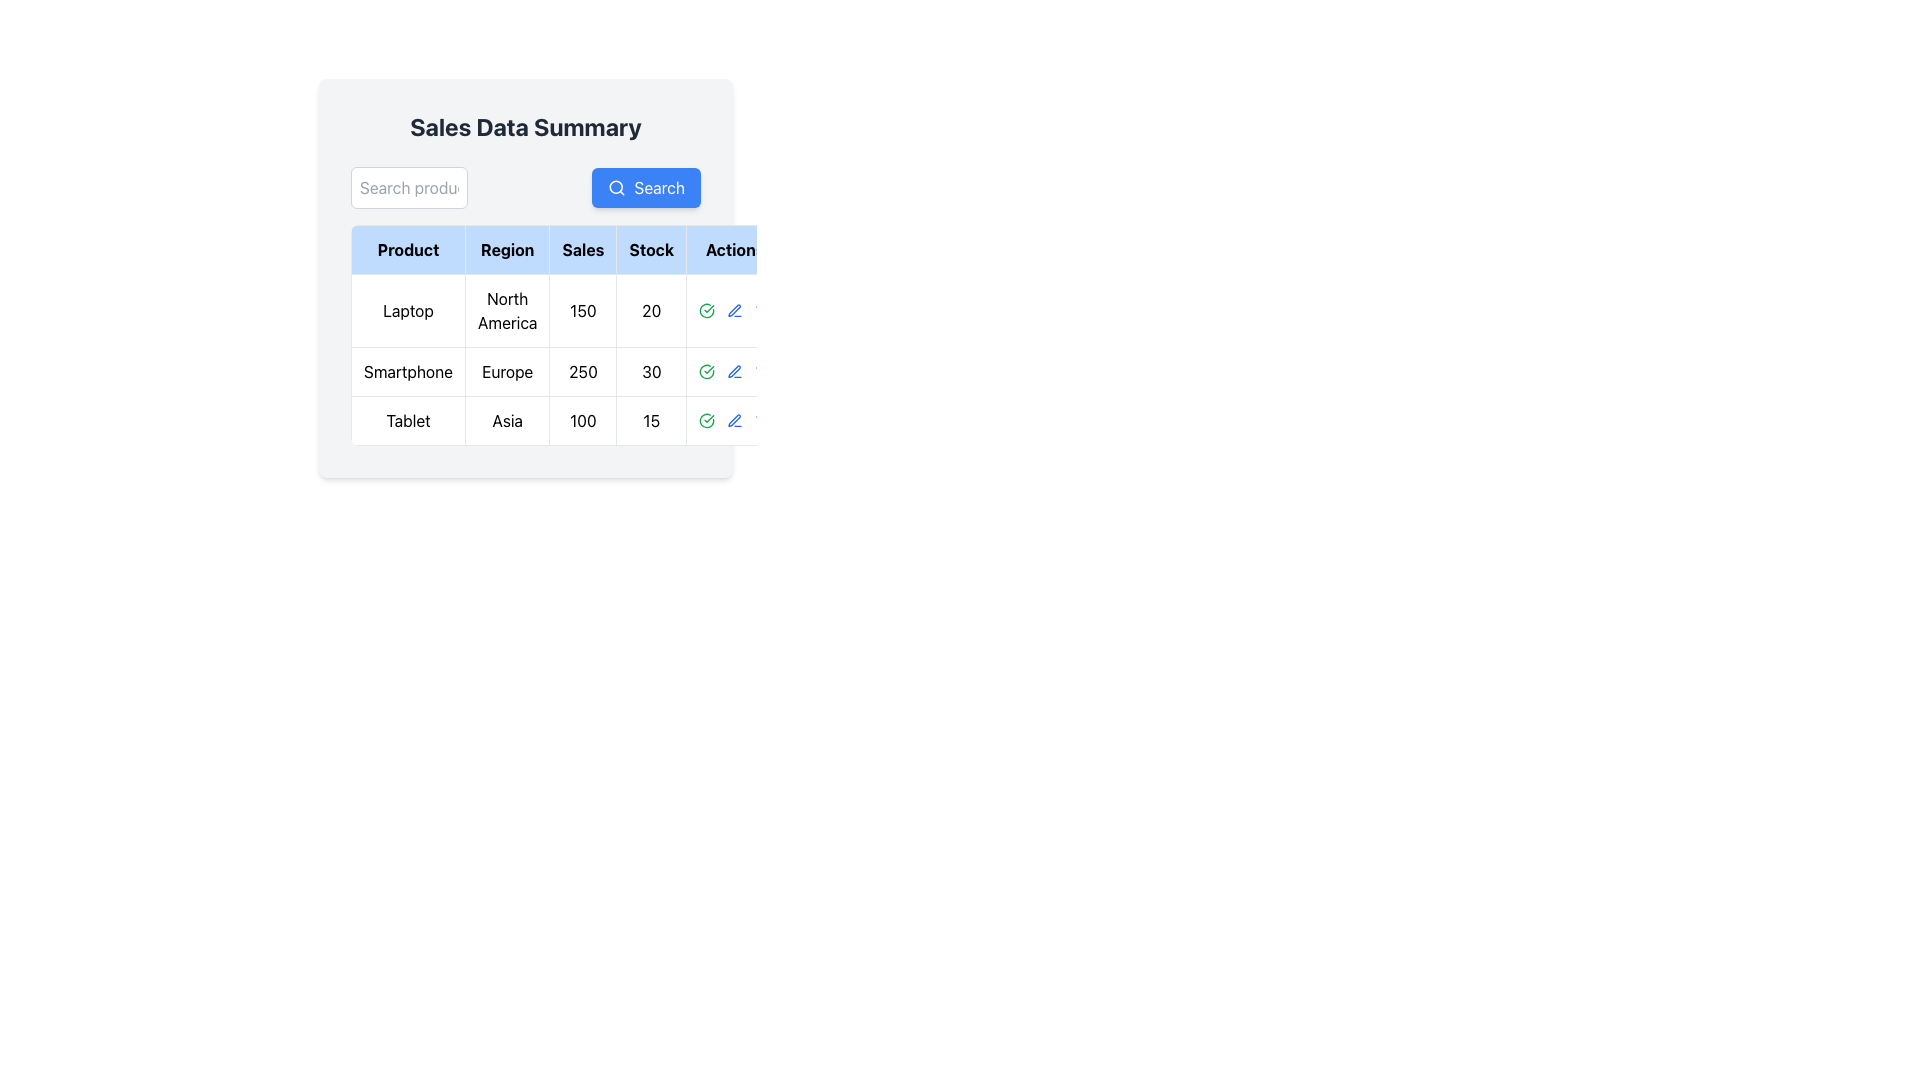  Describe the element at coordinates (734, 249) in the screenshot. I see `text 'Actions' from the fifth column header cell in the table, which has a light-blue background and bold black text` at that location.